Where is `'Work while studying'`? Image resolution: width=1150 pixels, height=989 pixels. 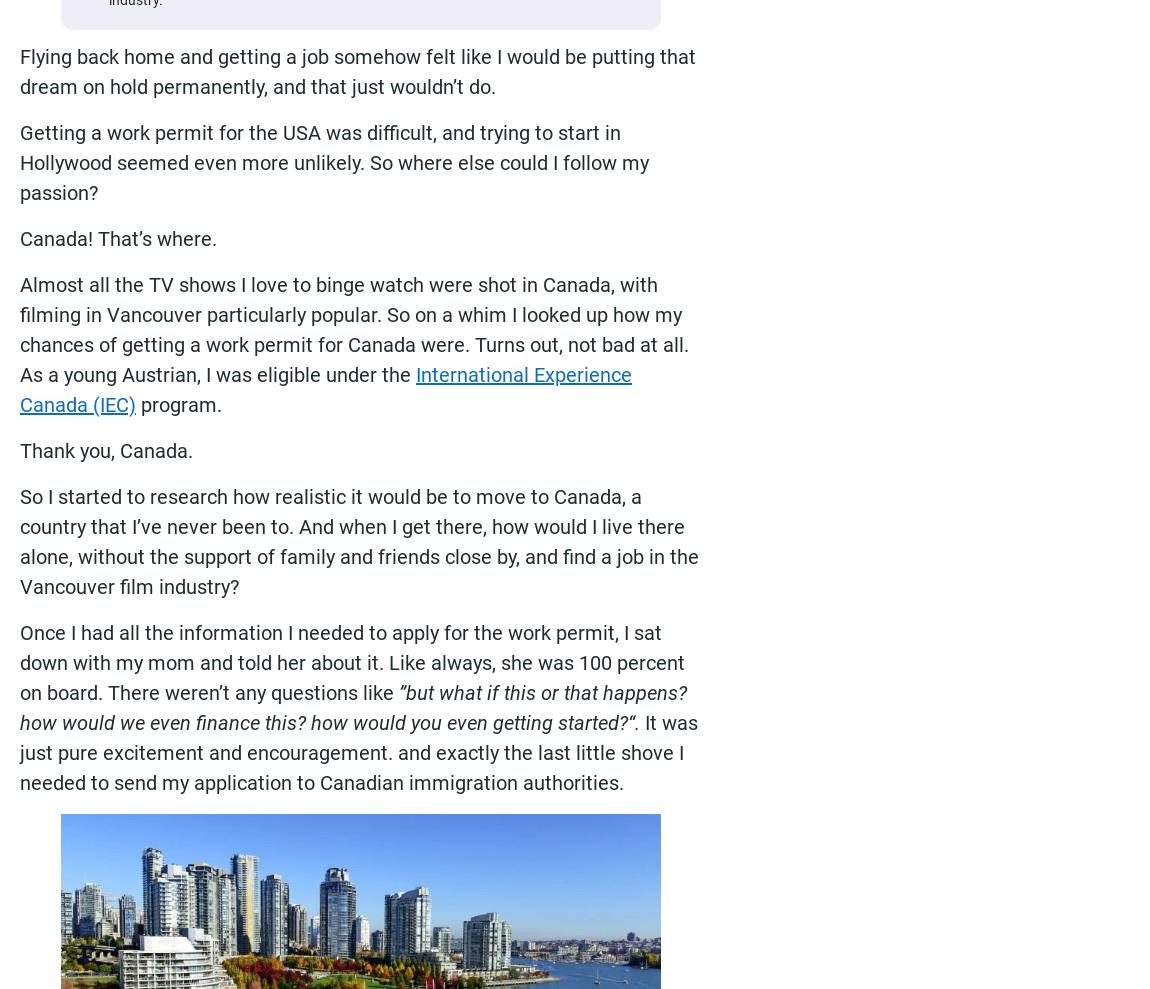
'Work while studying' is located at coordinates (831, 890).